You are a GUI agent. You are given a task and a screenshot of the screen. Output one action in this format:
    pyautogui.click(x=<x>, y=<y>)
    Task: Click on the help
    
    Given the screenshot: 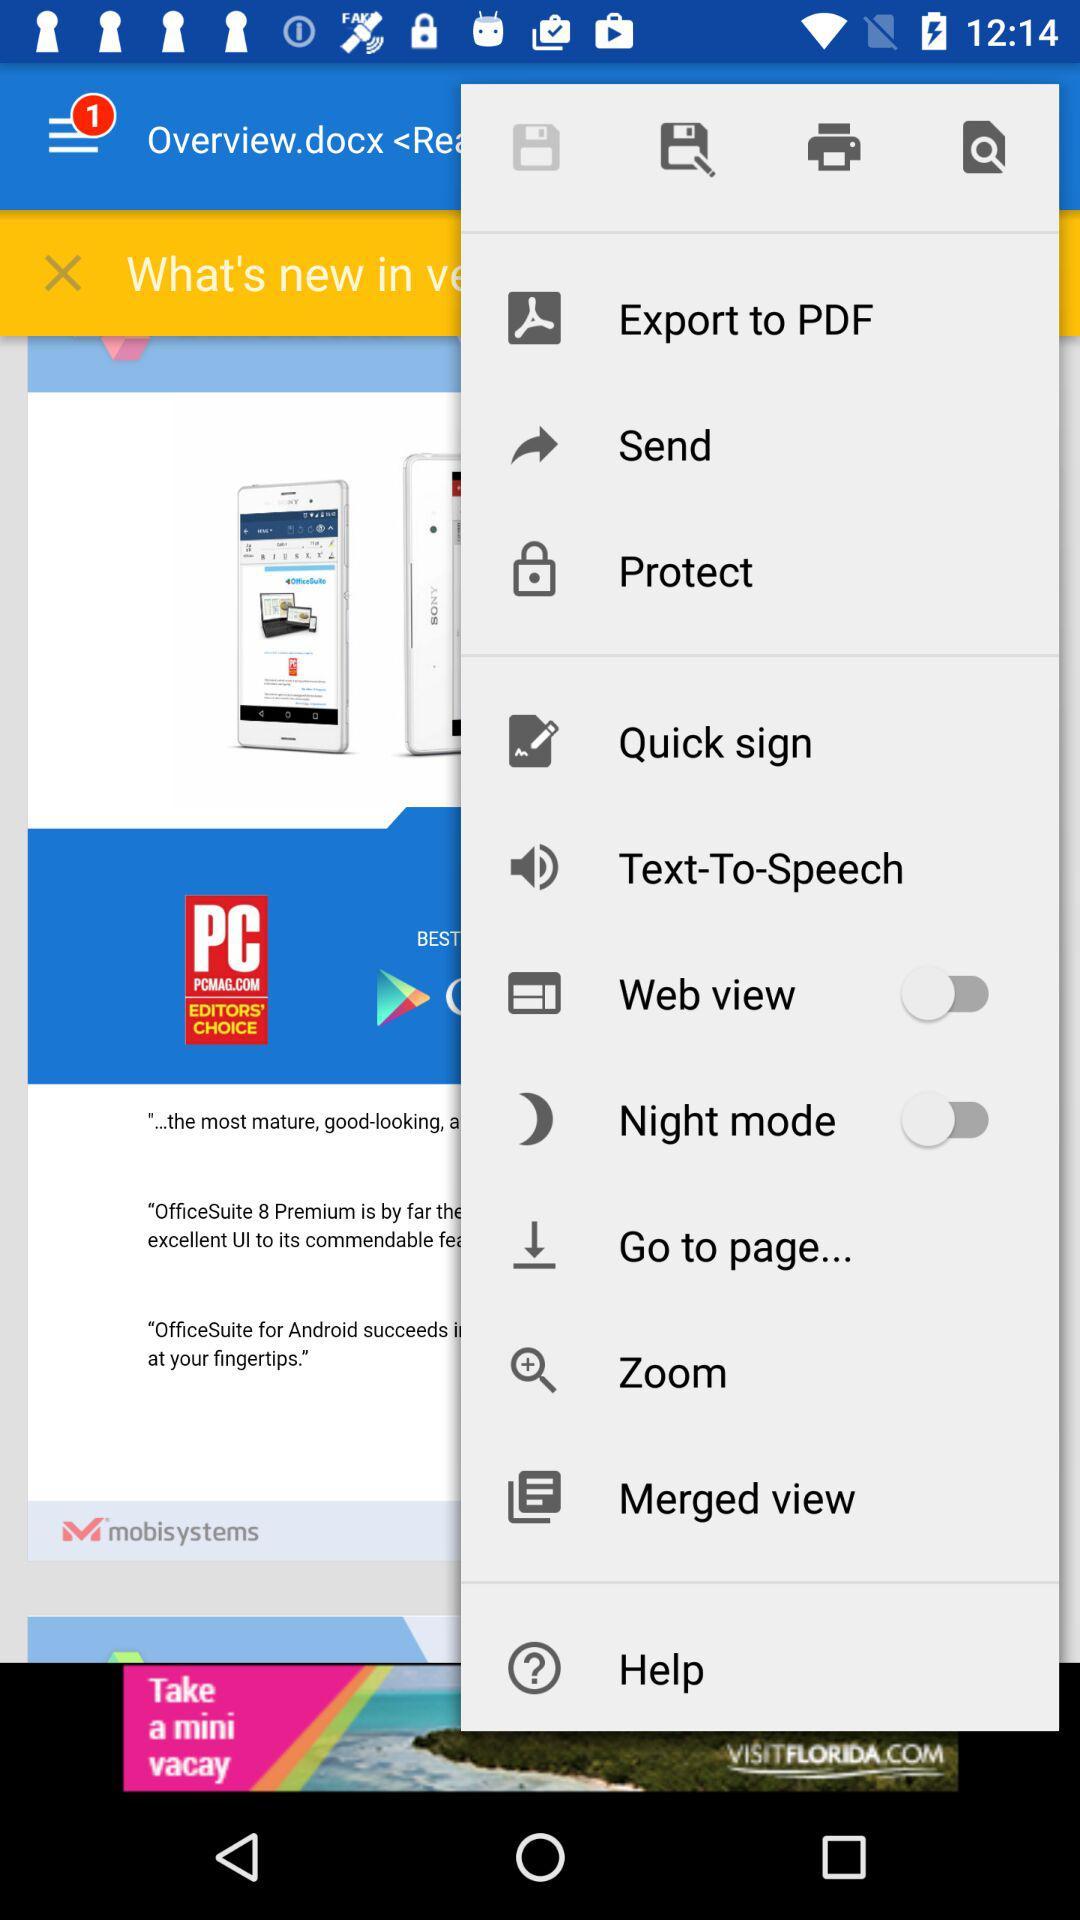 What is the action you would take?
    pyautogui.click(x=759, y=1668)
    